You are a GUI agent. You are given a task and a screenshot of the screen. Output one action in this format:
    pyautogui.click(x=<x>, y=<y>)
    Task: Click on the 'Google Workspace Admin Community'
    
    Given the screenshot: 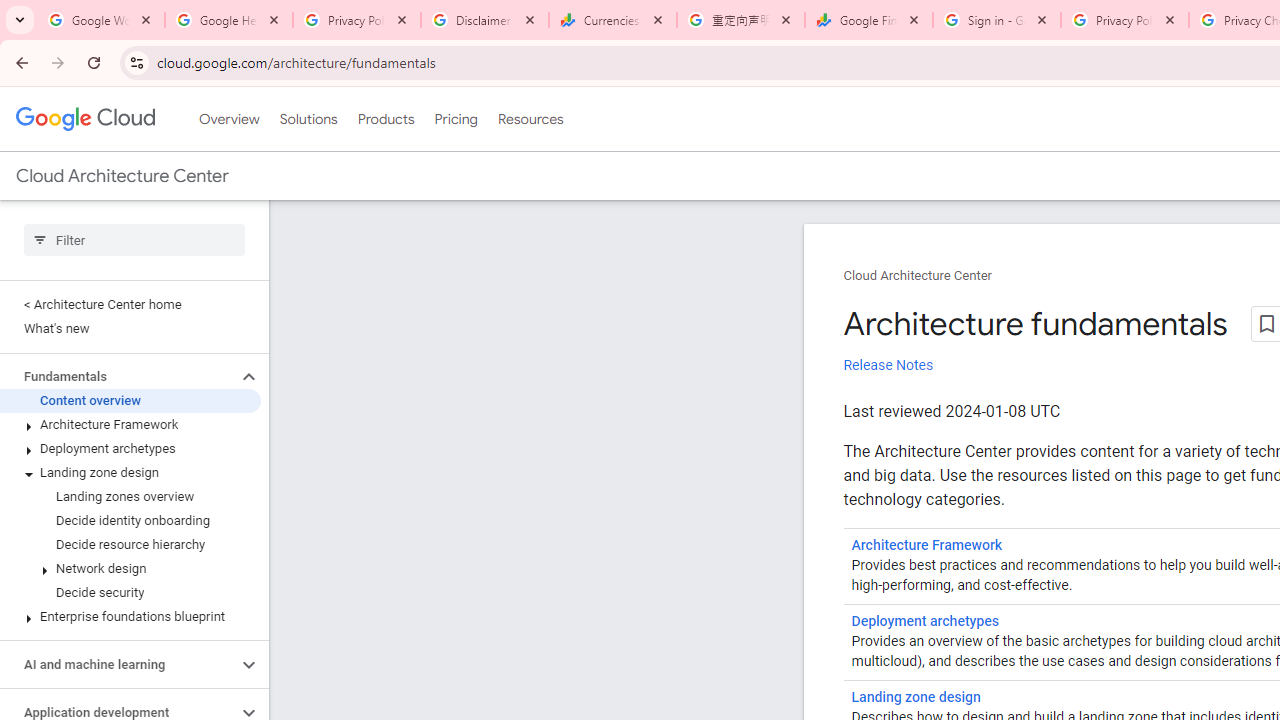 What is the action you would take?
    pyautogui.click(x=100, y=20)
    